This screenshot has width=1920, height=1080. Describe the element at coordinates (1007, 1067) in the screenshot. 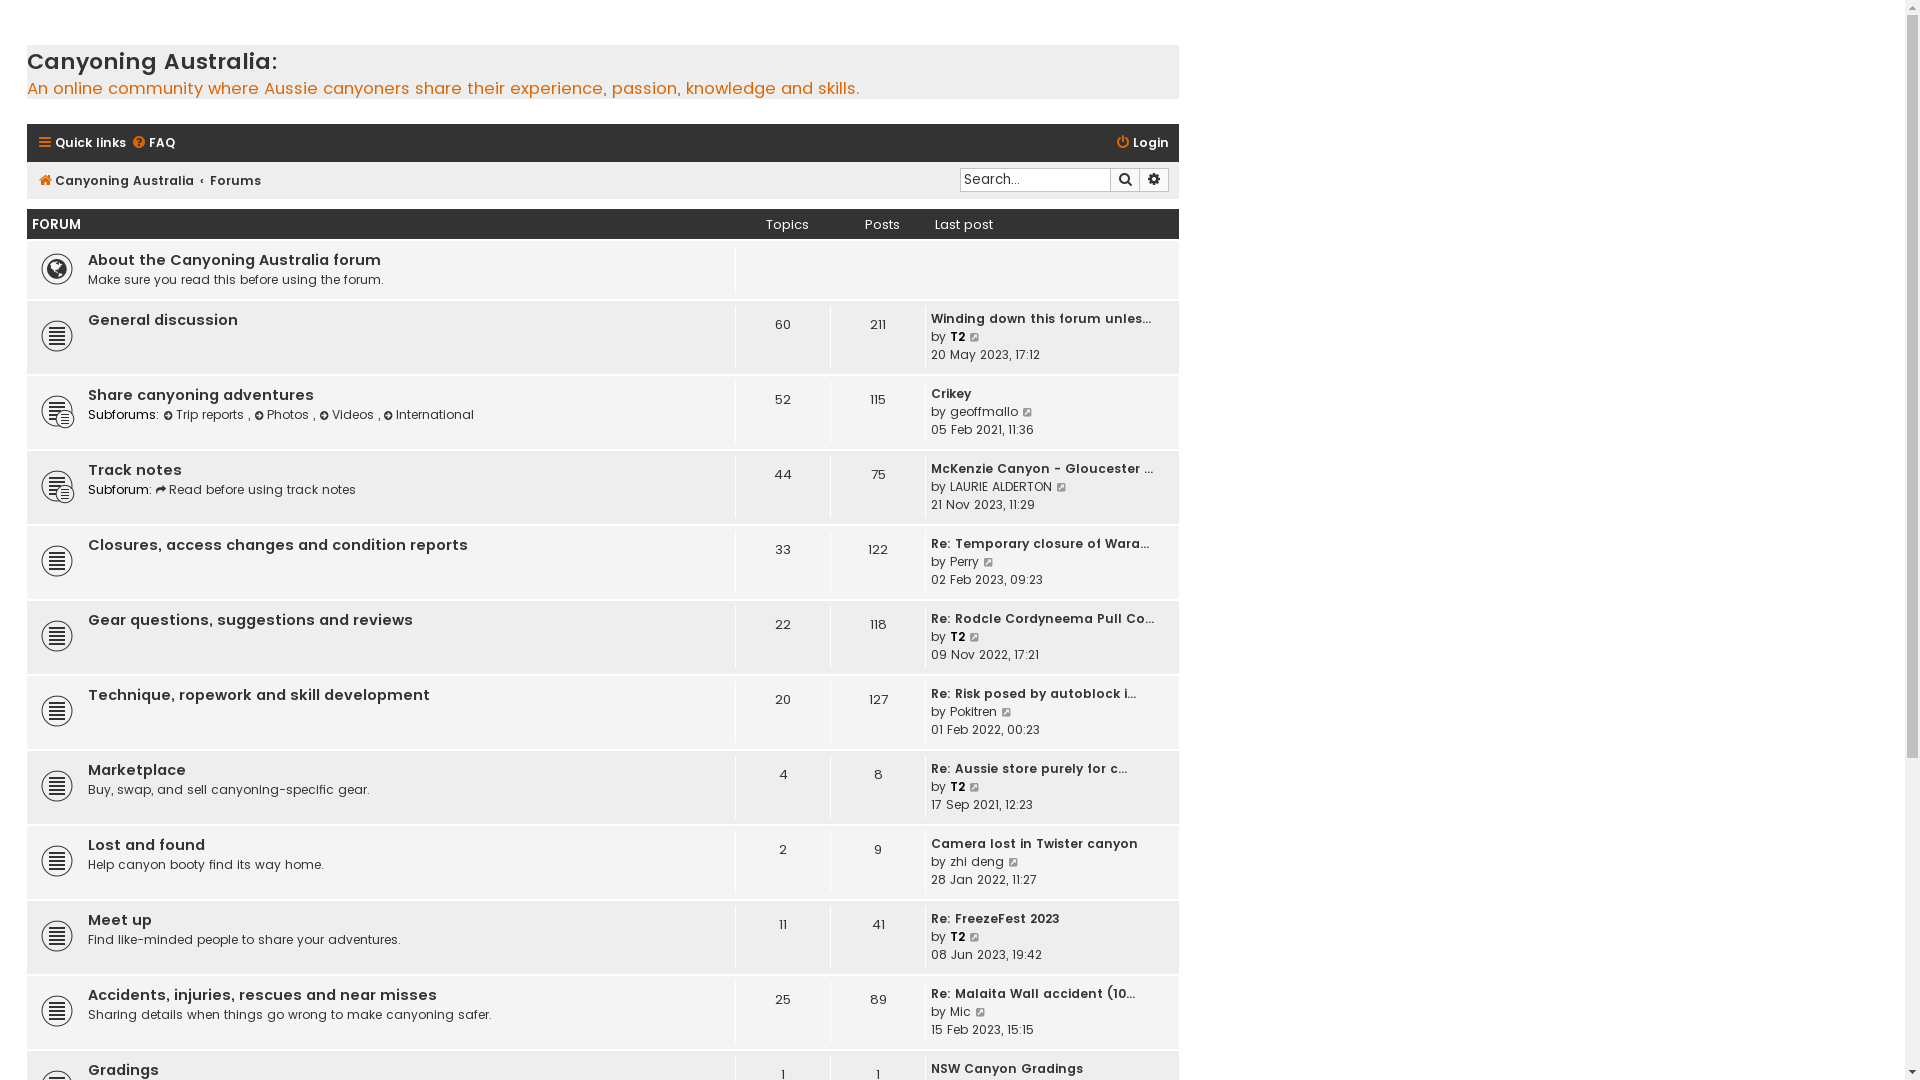

I see `'NSW Canyon Gradings'` at that location.